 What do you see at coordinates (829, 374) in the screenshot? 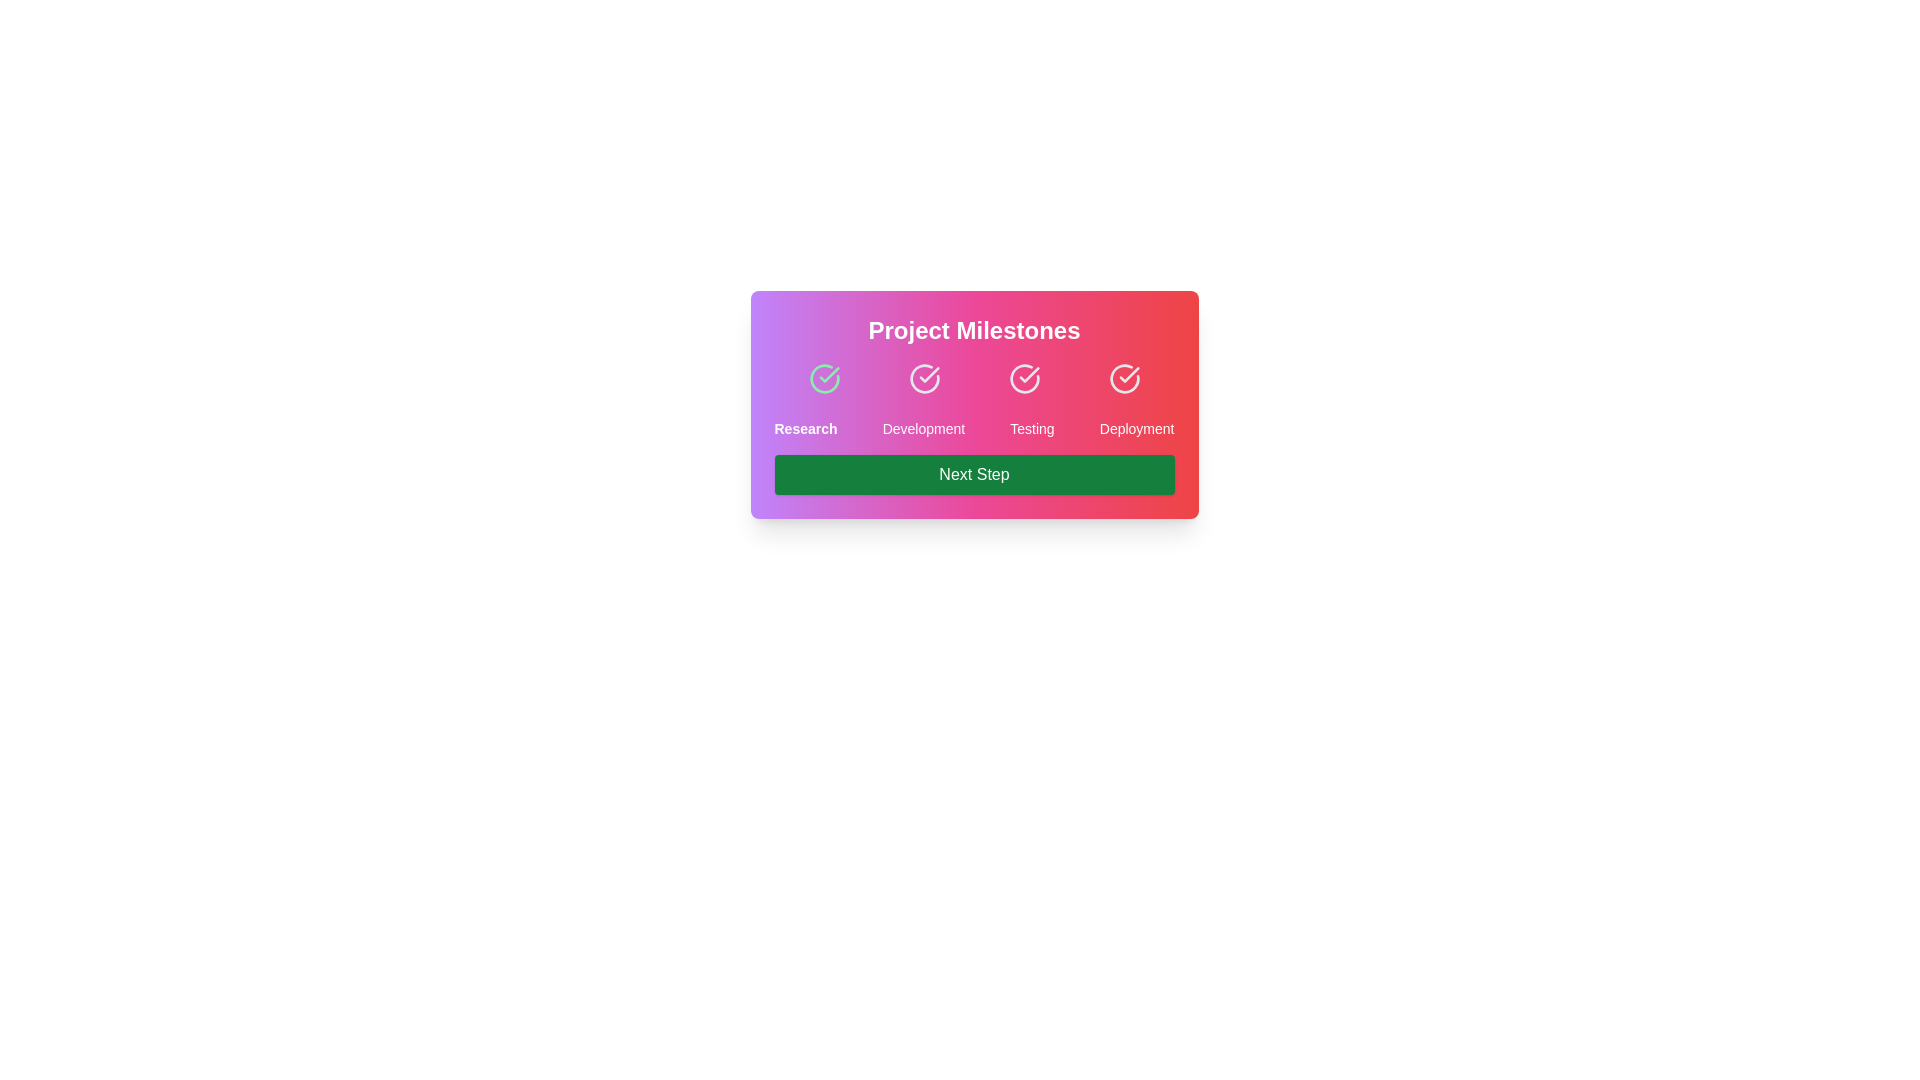
I see `the checkmark icon that indicates the completion of the 'Research' milestone, which is the leftmost icon in the row of four icons at the top of the 'Project Milestones' card` at bounding box center [829, 374].